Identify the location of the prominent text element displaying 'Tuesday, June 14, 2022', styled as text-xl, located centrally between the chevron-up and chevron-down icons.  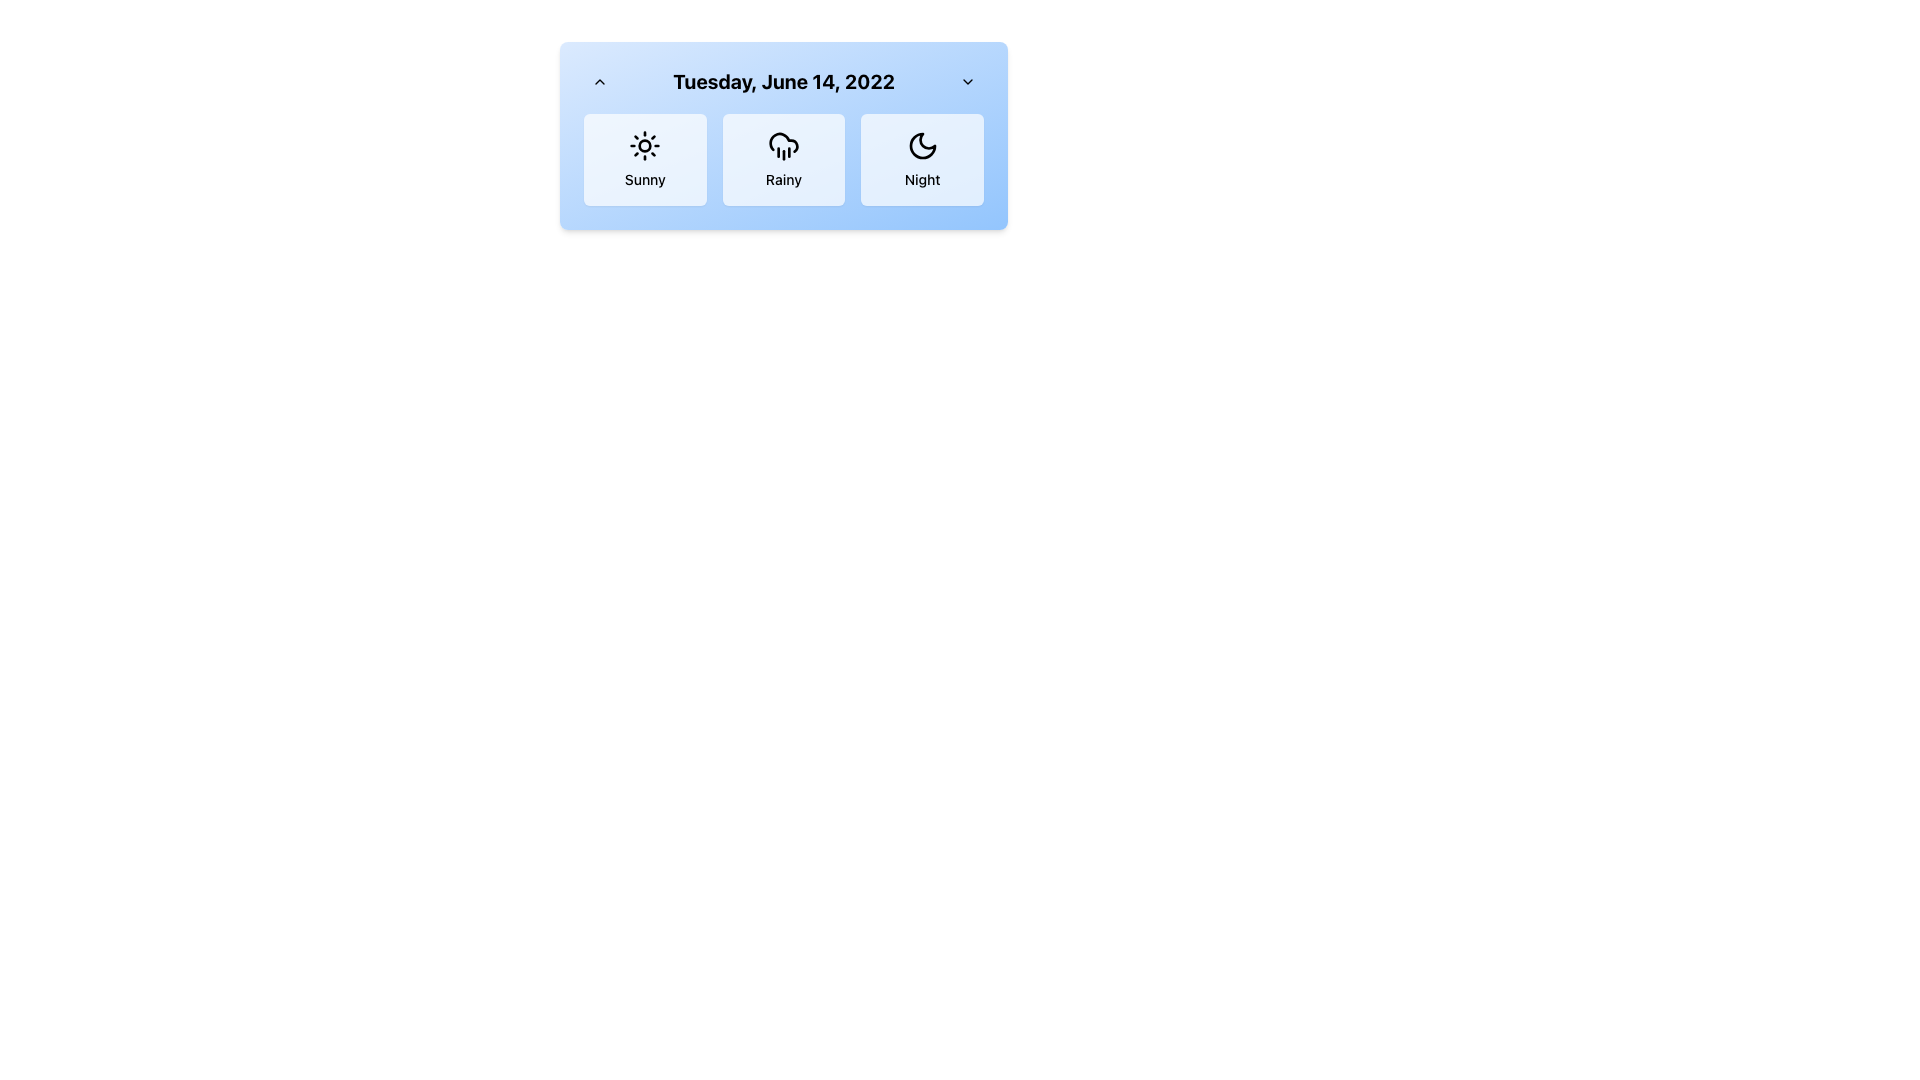
(782, 80).